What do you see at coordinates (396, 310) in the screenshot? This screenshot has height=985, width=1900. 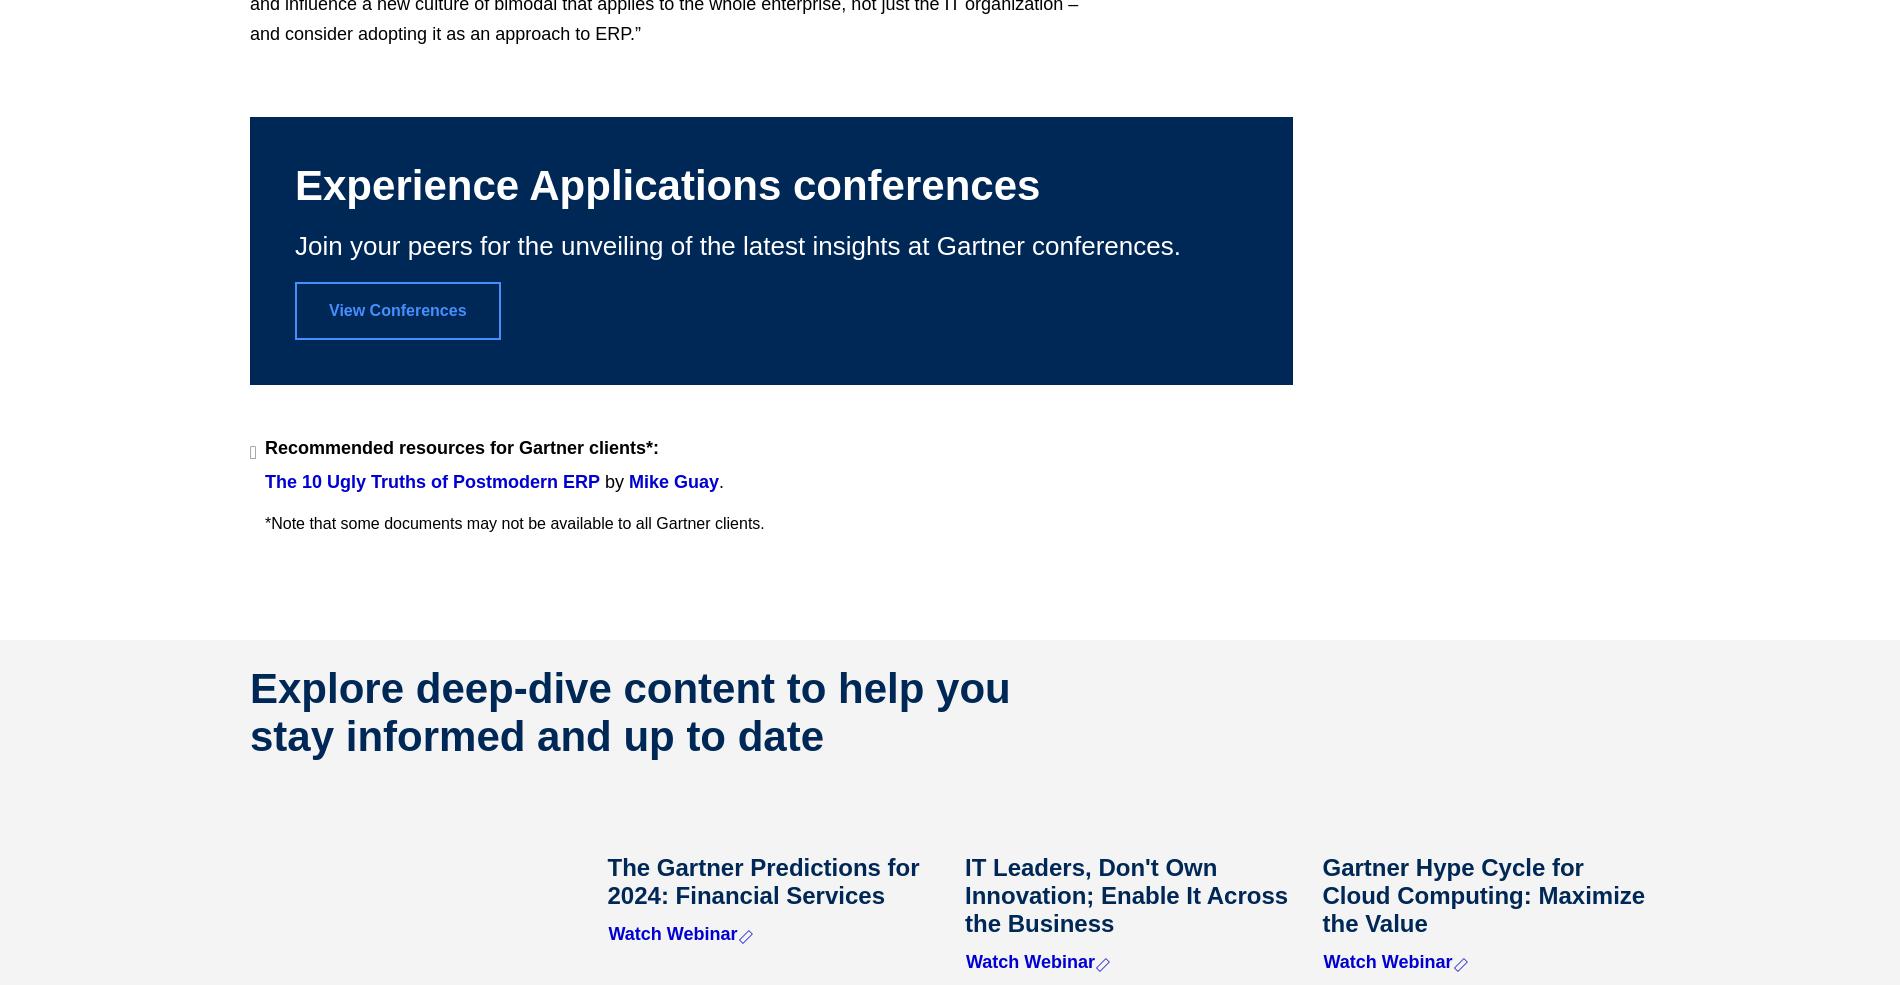 I see `'View Conferences'` at bounding box center [396, 310].